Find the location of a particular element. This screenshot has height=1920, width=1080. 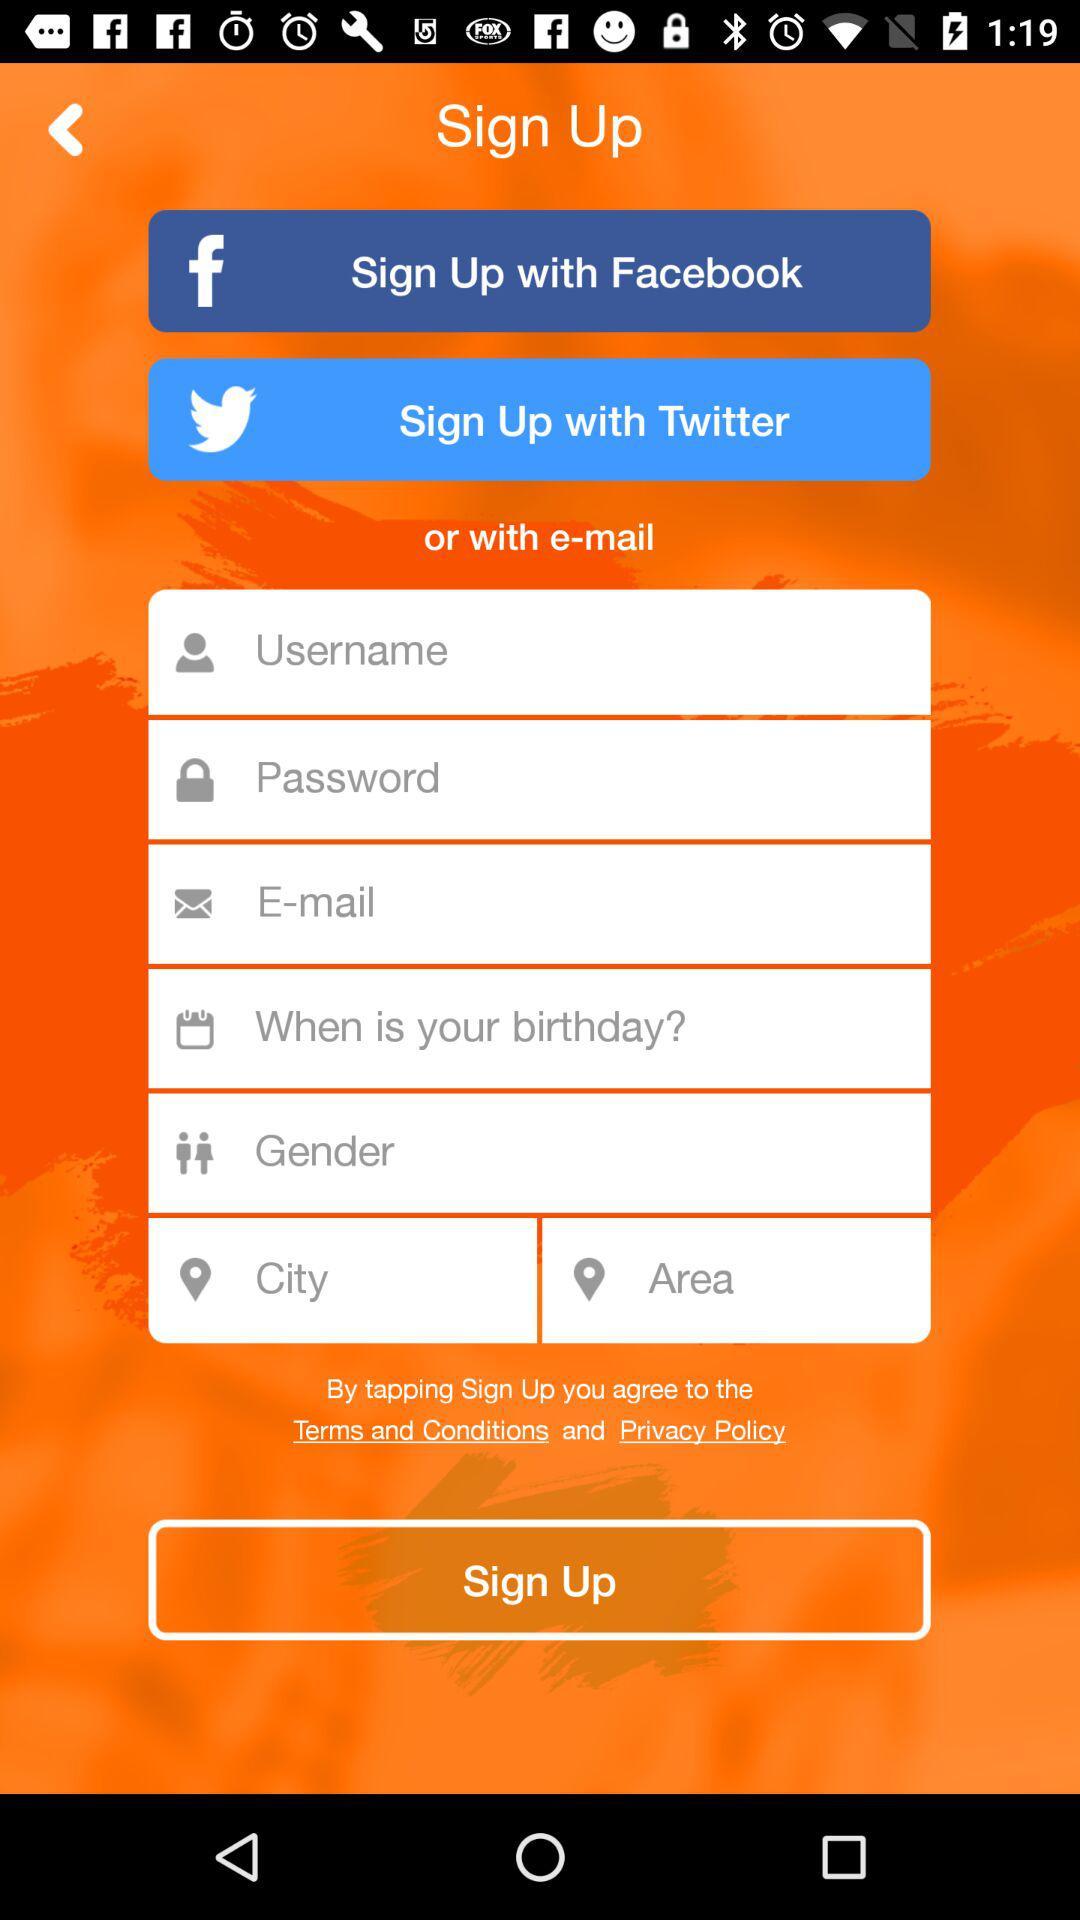

username is located at coordinates (550, 652).